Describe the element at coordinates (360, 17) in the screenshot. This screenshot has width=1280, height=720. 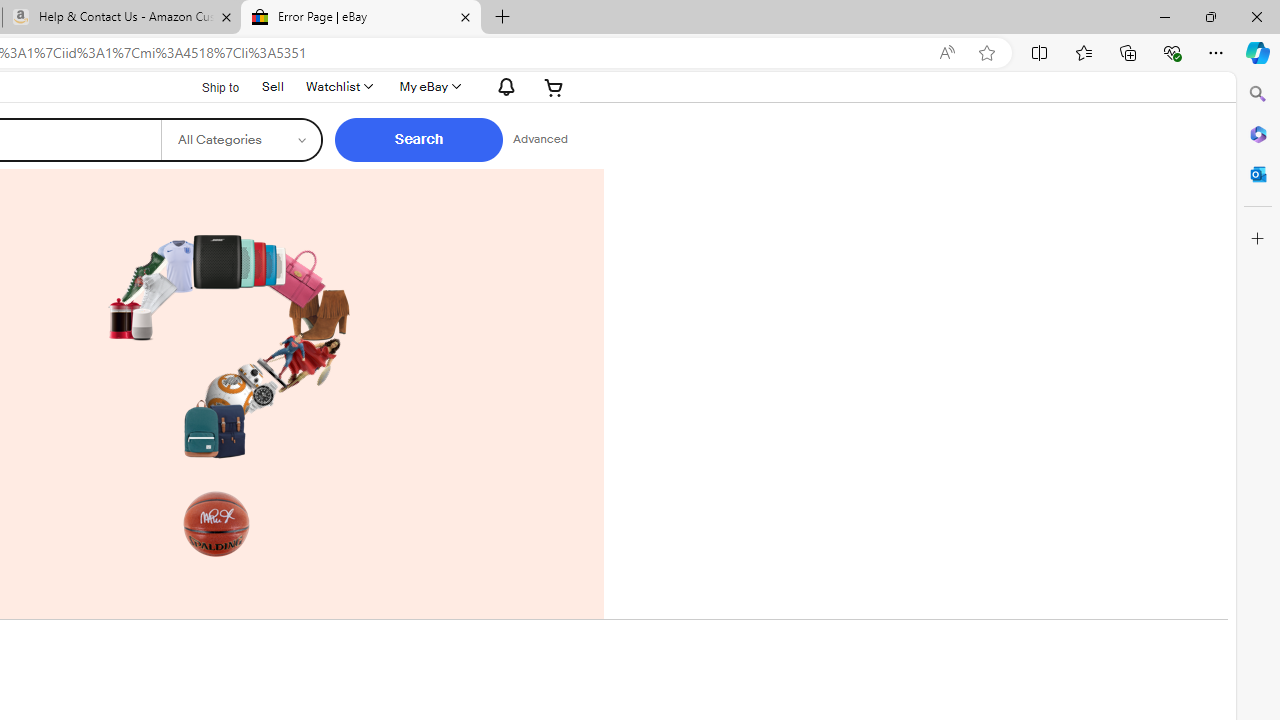
I see `'Error Page | eBay'` at that location.